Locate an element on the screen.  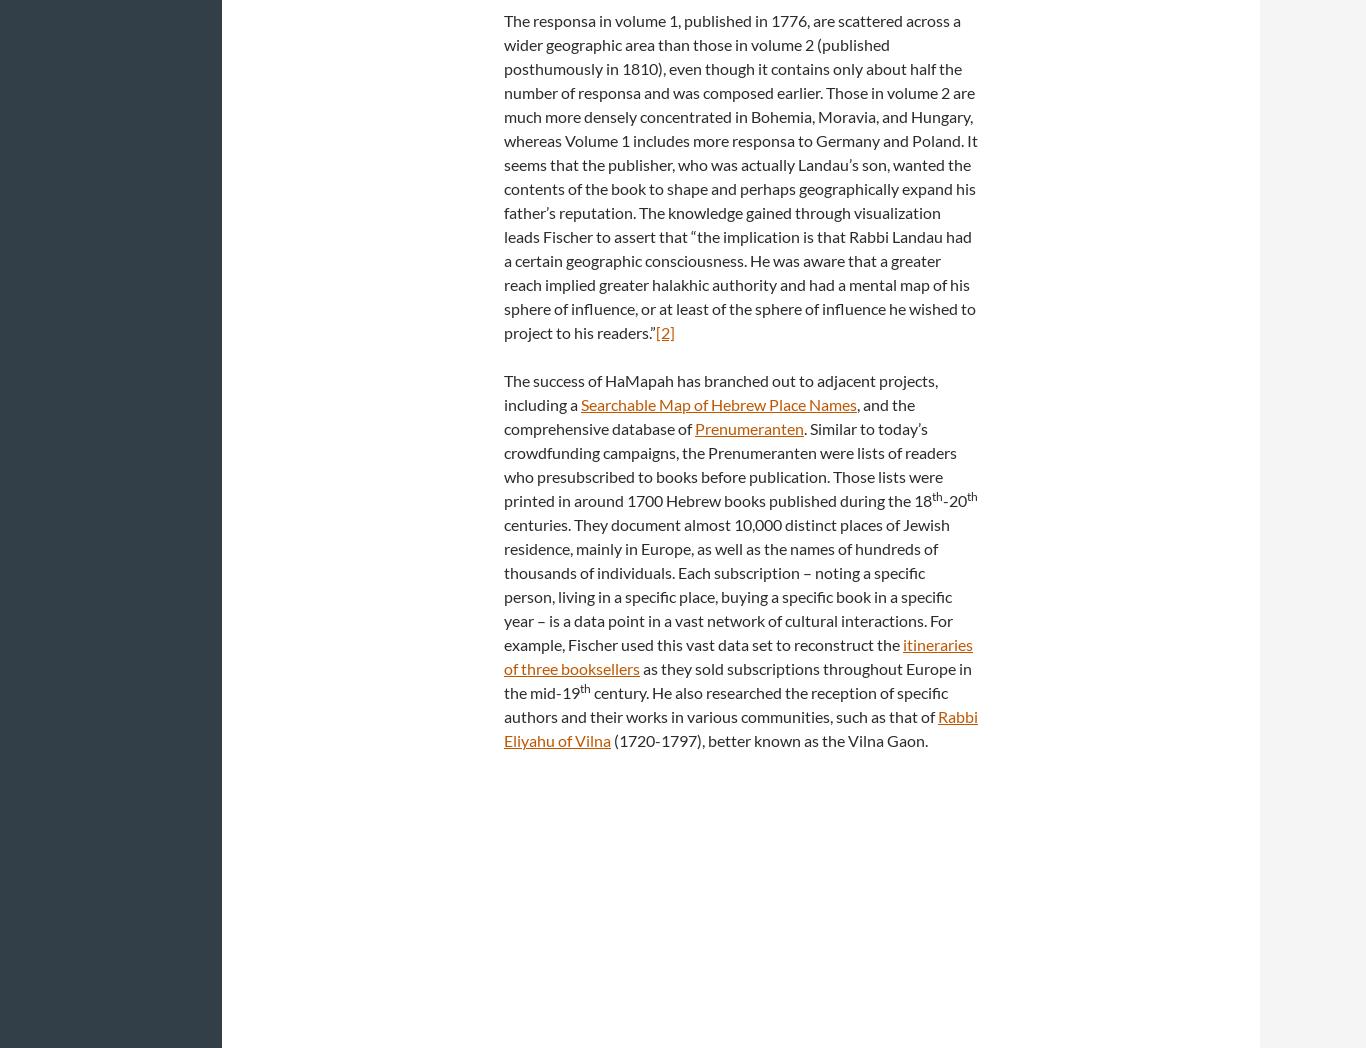
'itineraries of three booksellers' is located at coordinates (738, 656).